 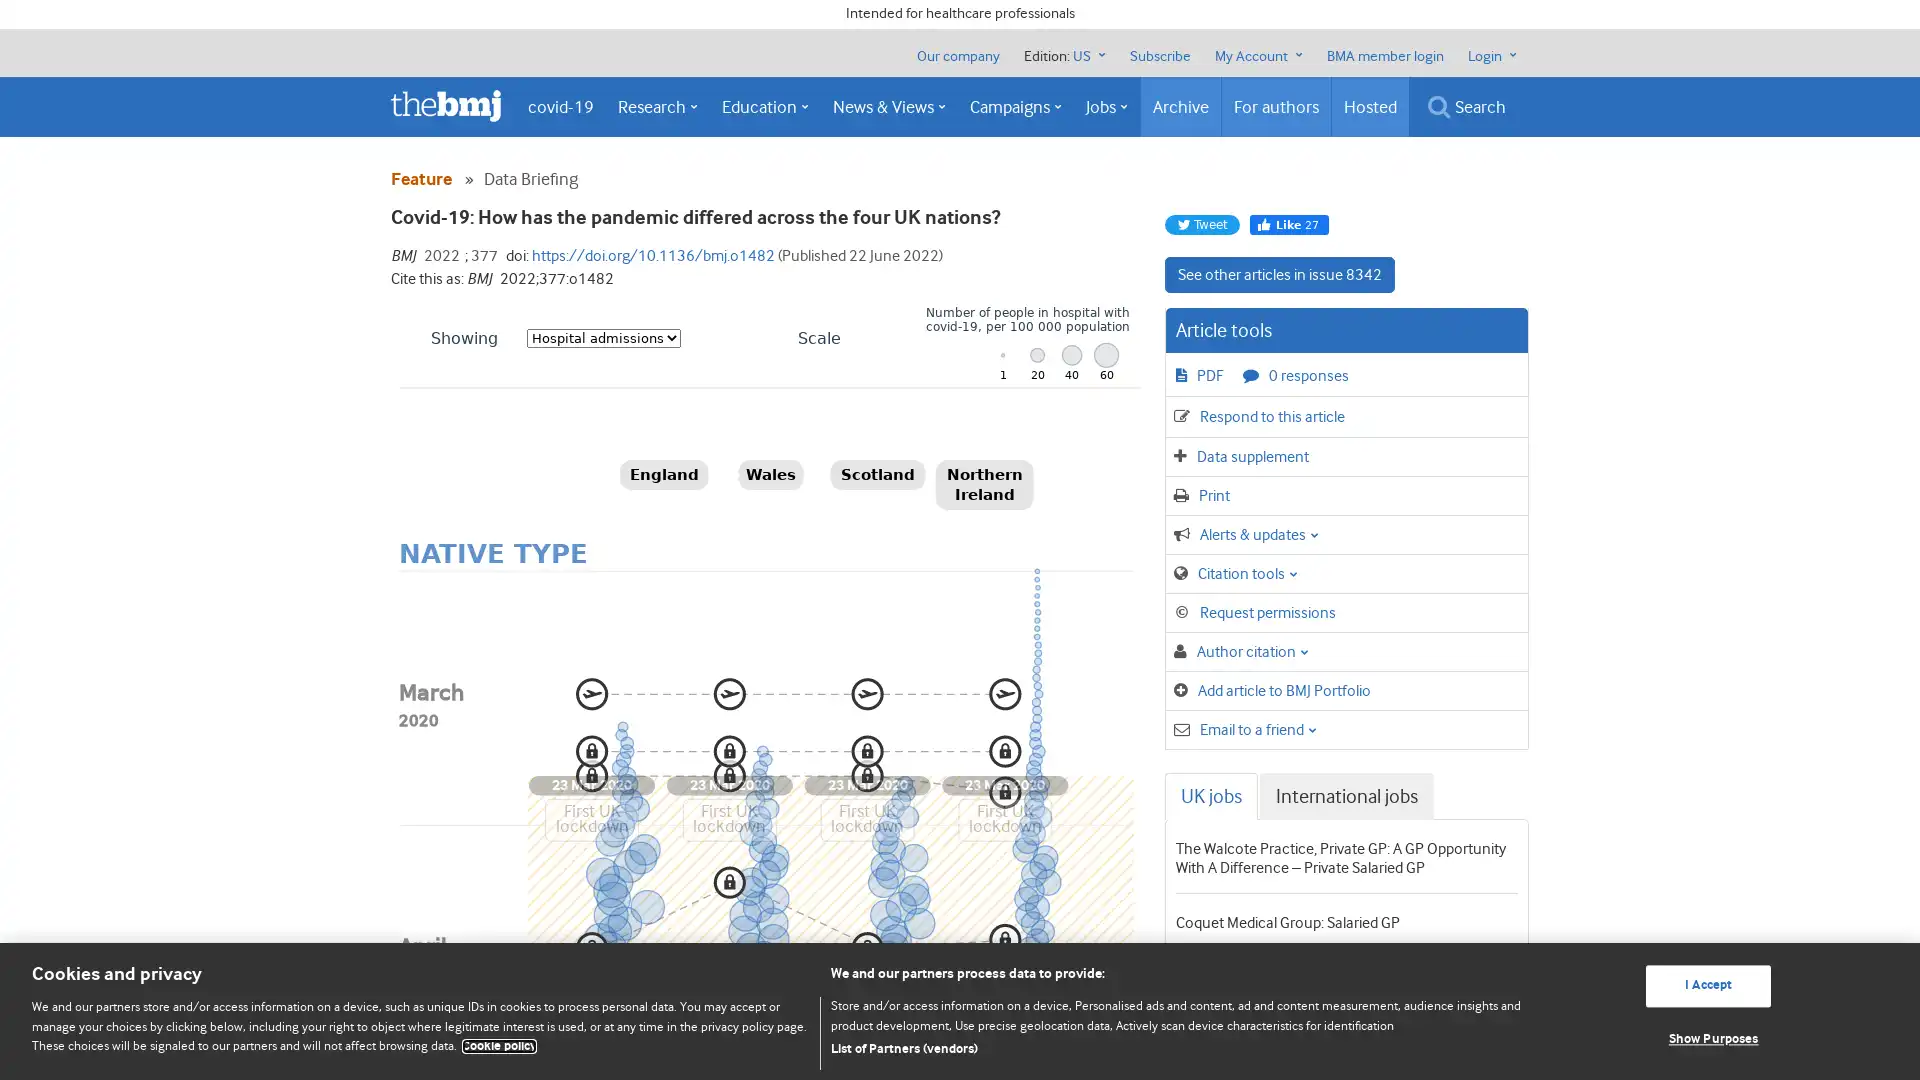 I want to click on Citation tools, so click(x=1245, y=574).